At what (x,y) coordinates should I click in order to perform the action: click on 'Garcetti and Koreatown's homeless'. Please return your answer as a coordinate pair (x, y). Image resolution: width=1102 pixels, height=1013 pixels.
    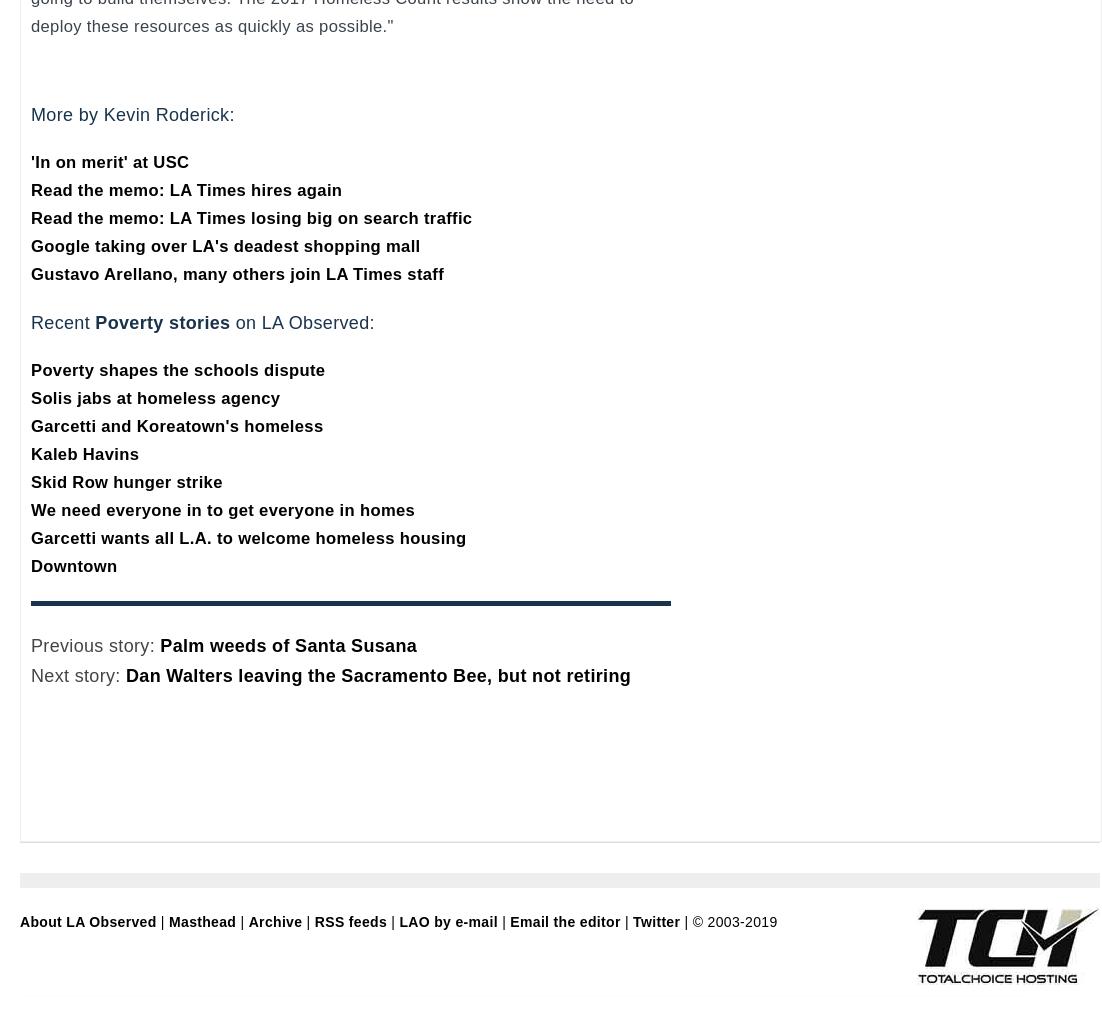
    Looking at the image, I should click on (29, 425).